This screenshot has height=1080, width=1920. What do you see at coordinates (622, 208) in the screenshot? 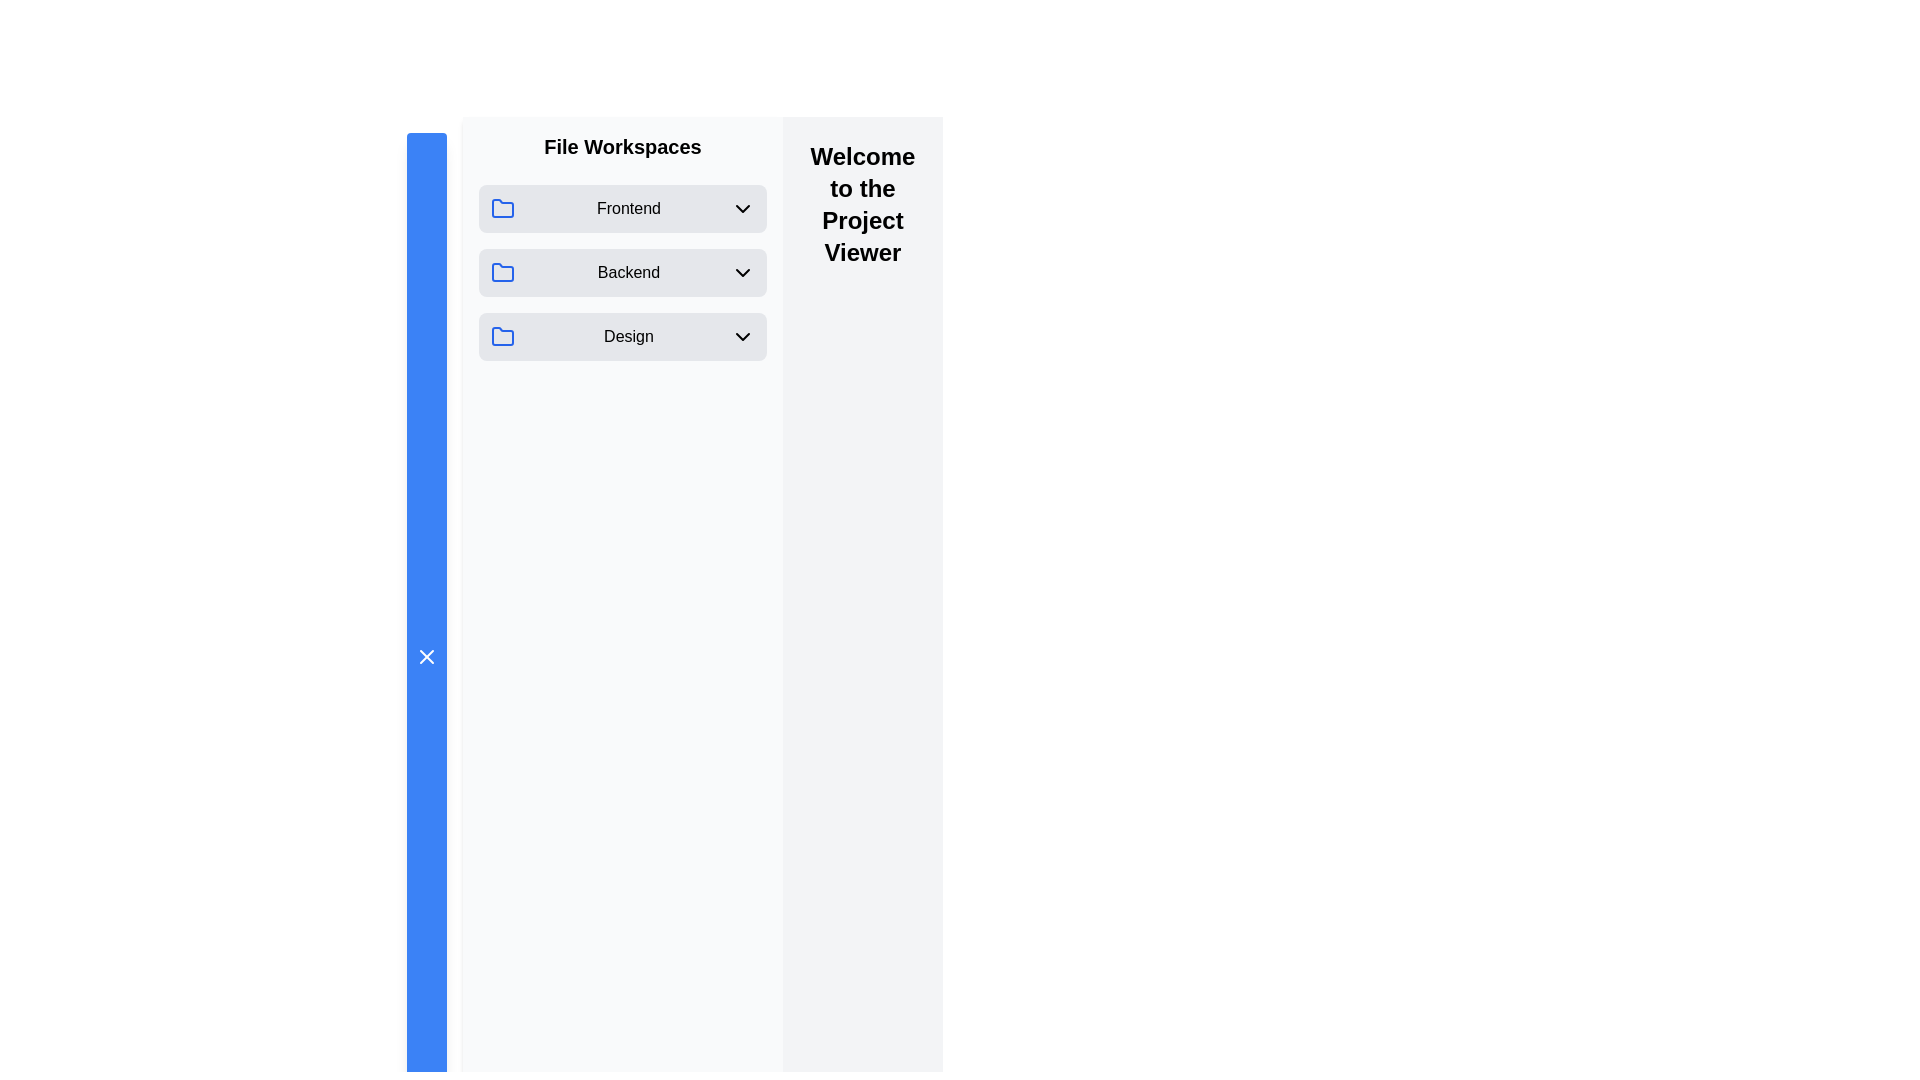
I see `the Expandable button labeled 'Frontend' located` at bounding box center [622, 208].